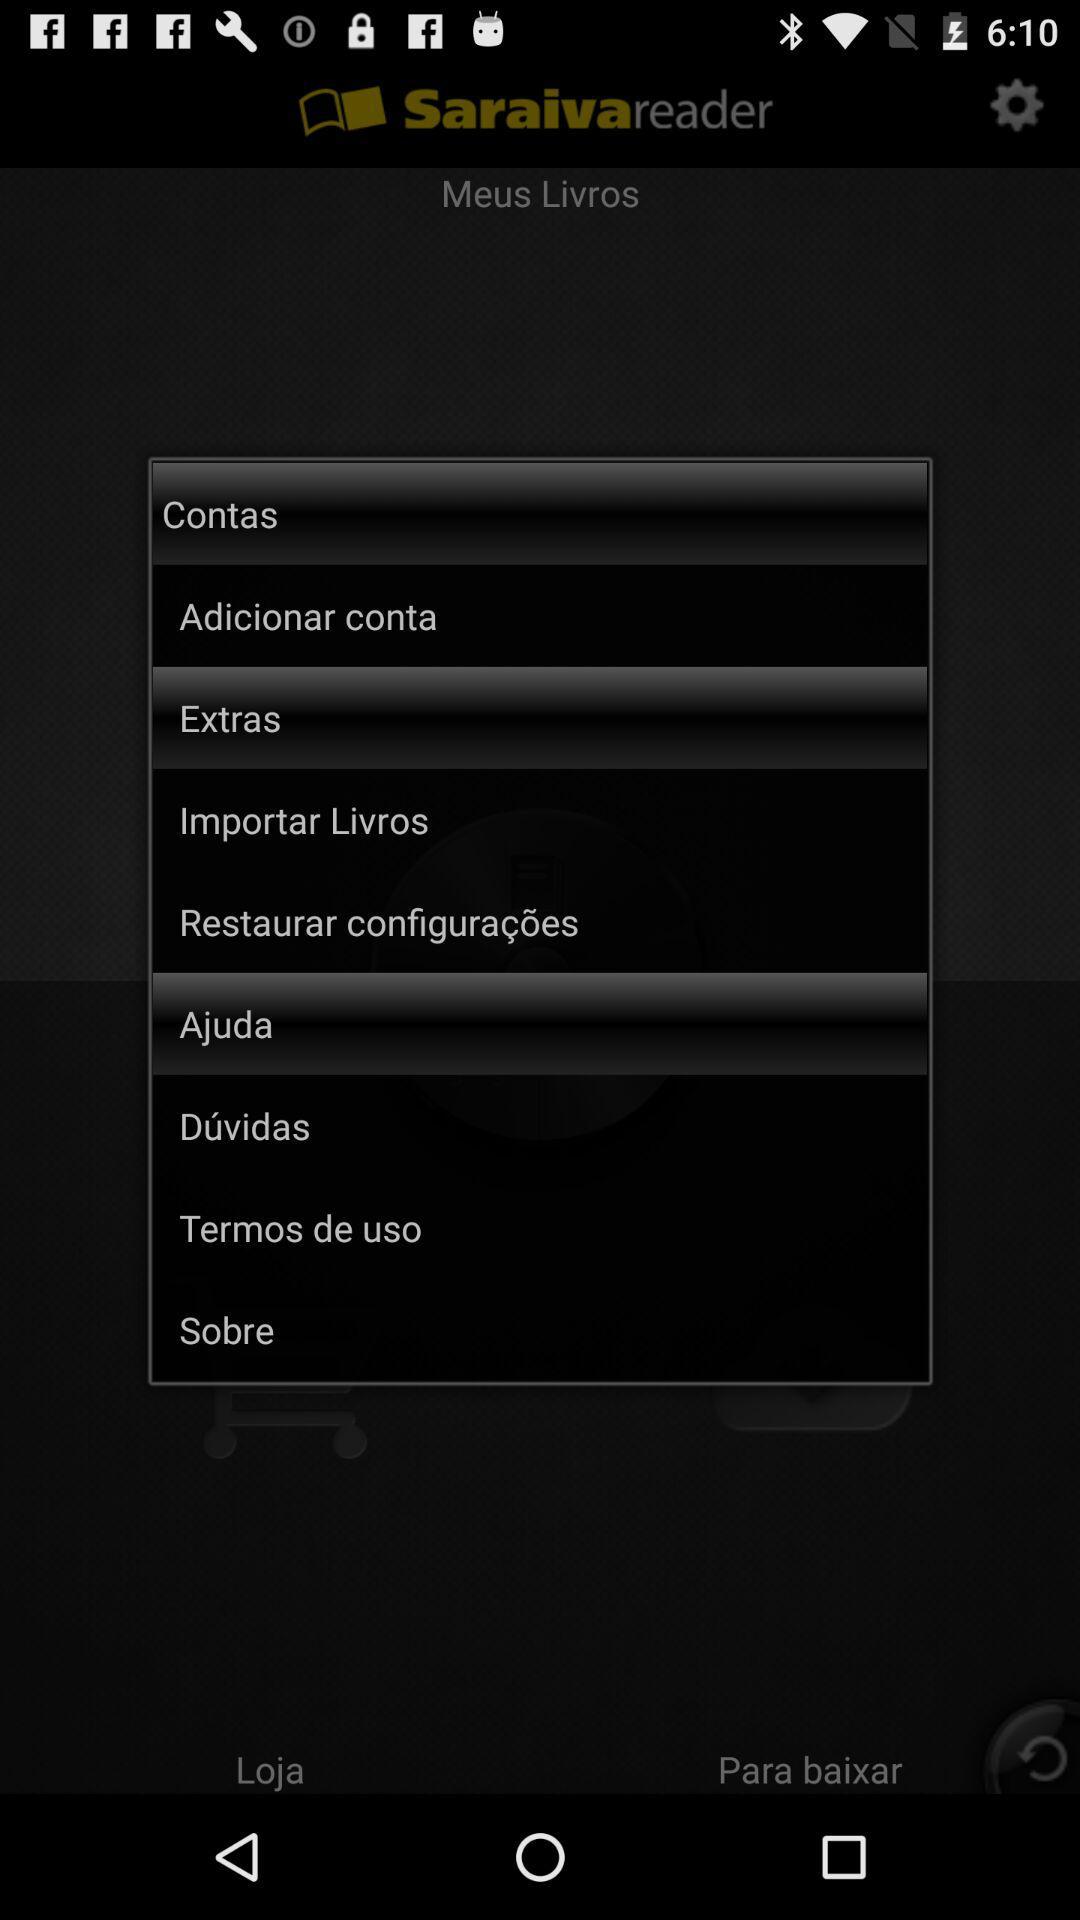 The width and height of the screenshot is (1080, 1920). What do you see at coordinates (389, 614) in the screenshot?
I see `the adicionar conta                   item` at bounding box center [389, 614].